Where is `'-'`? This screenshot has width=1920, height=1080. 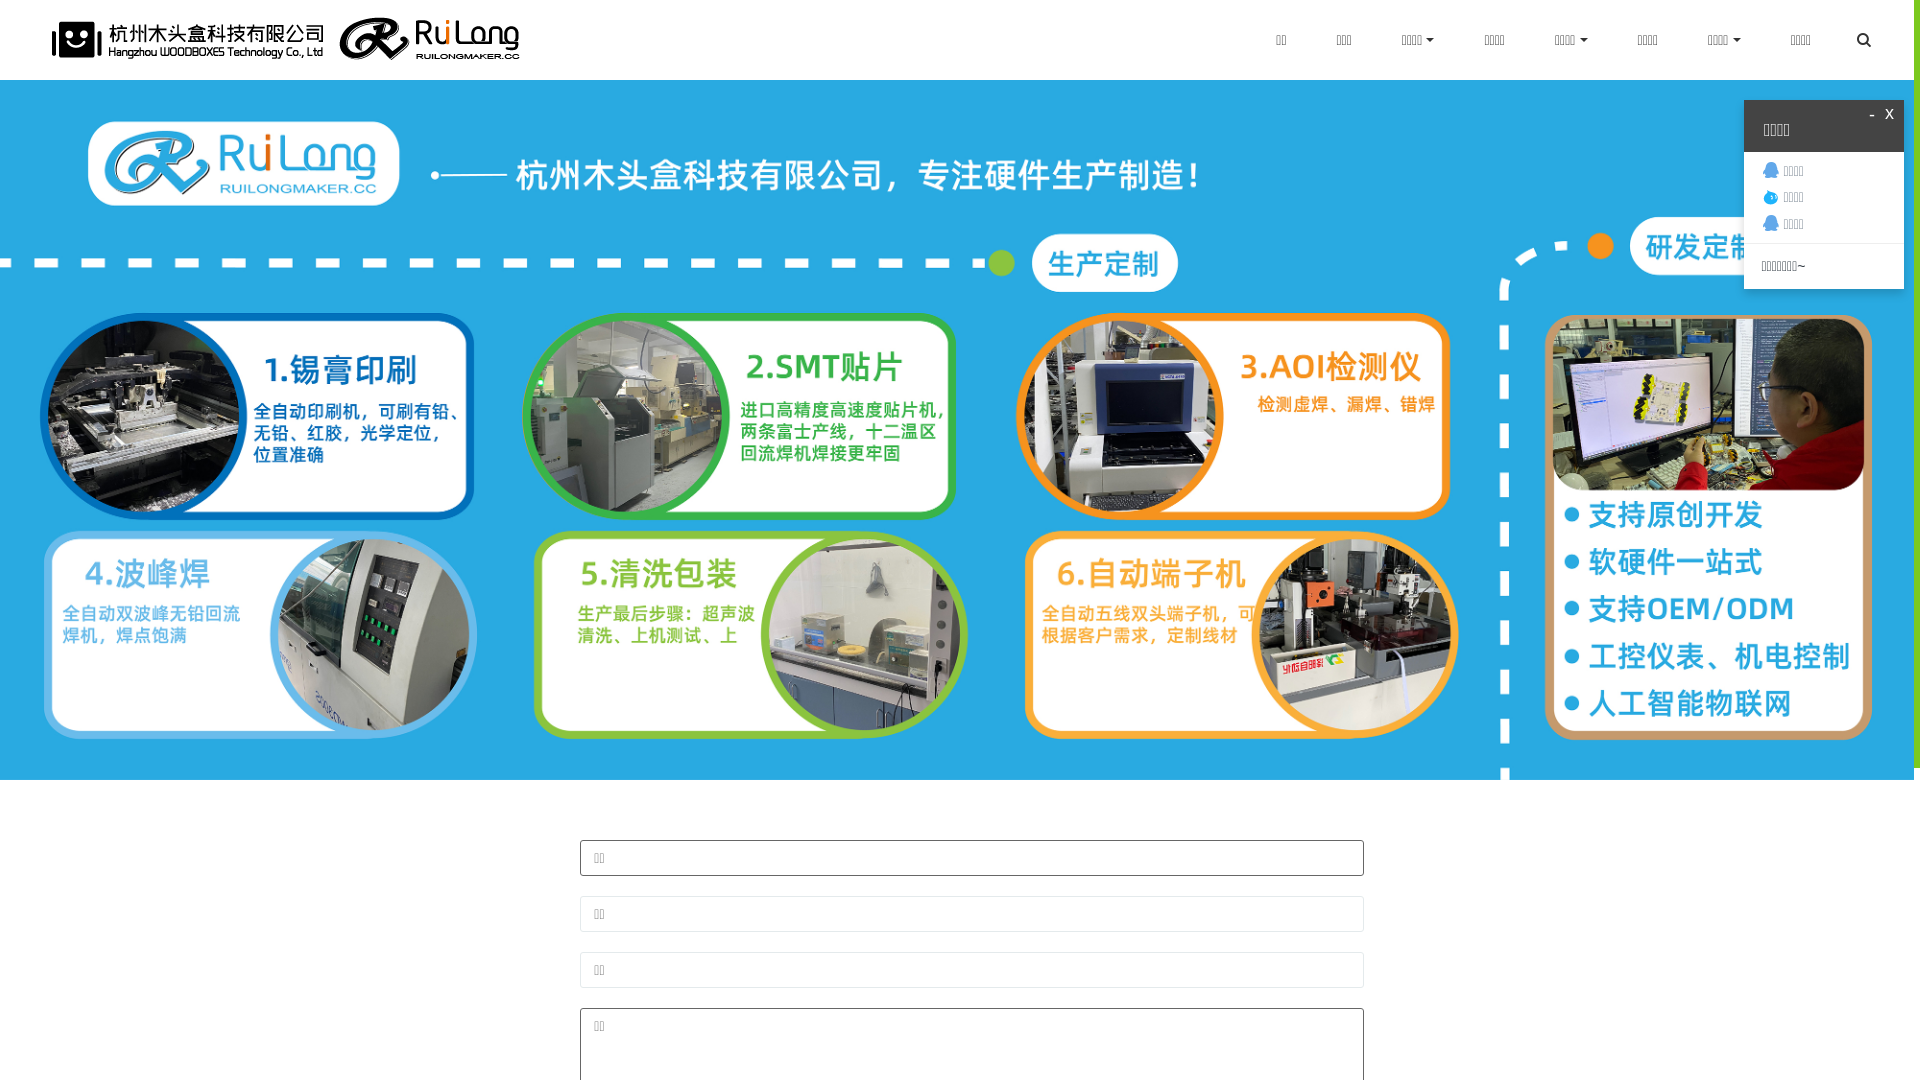
'-' is located at coordinates (1871, 115).